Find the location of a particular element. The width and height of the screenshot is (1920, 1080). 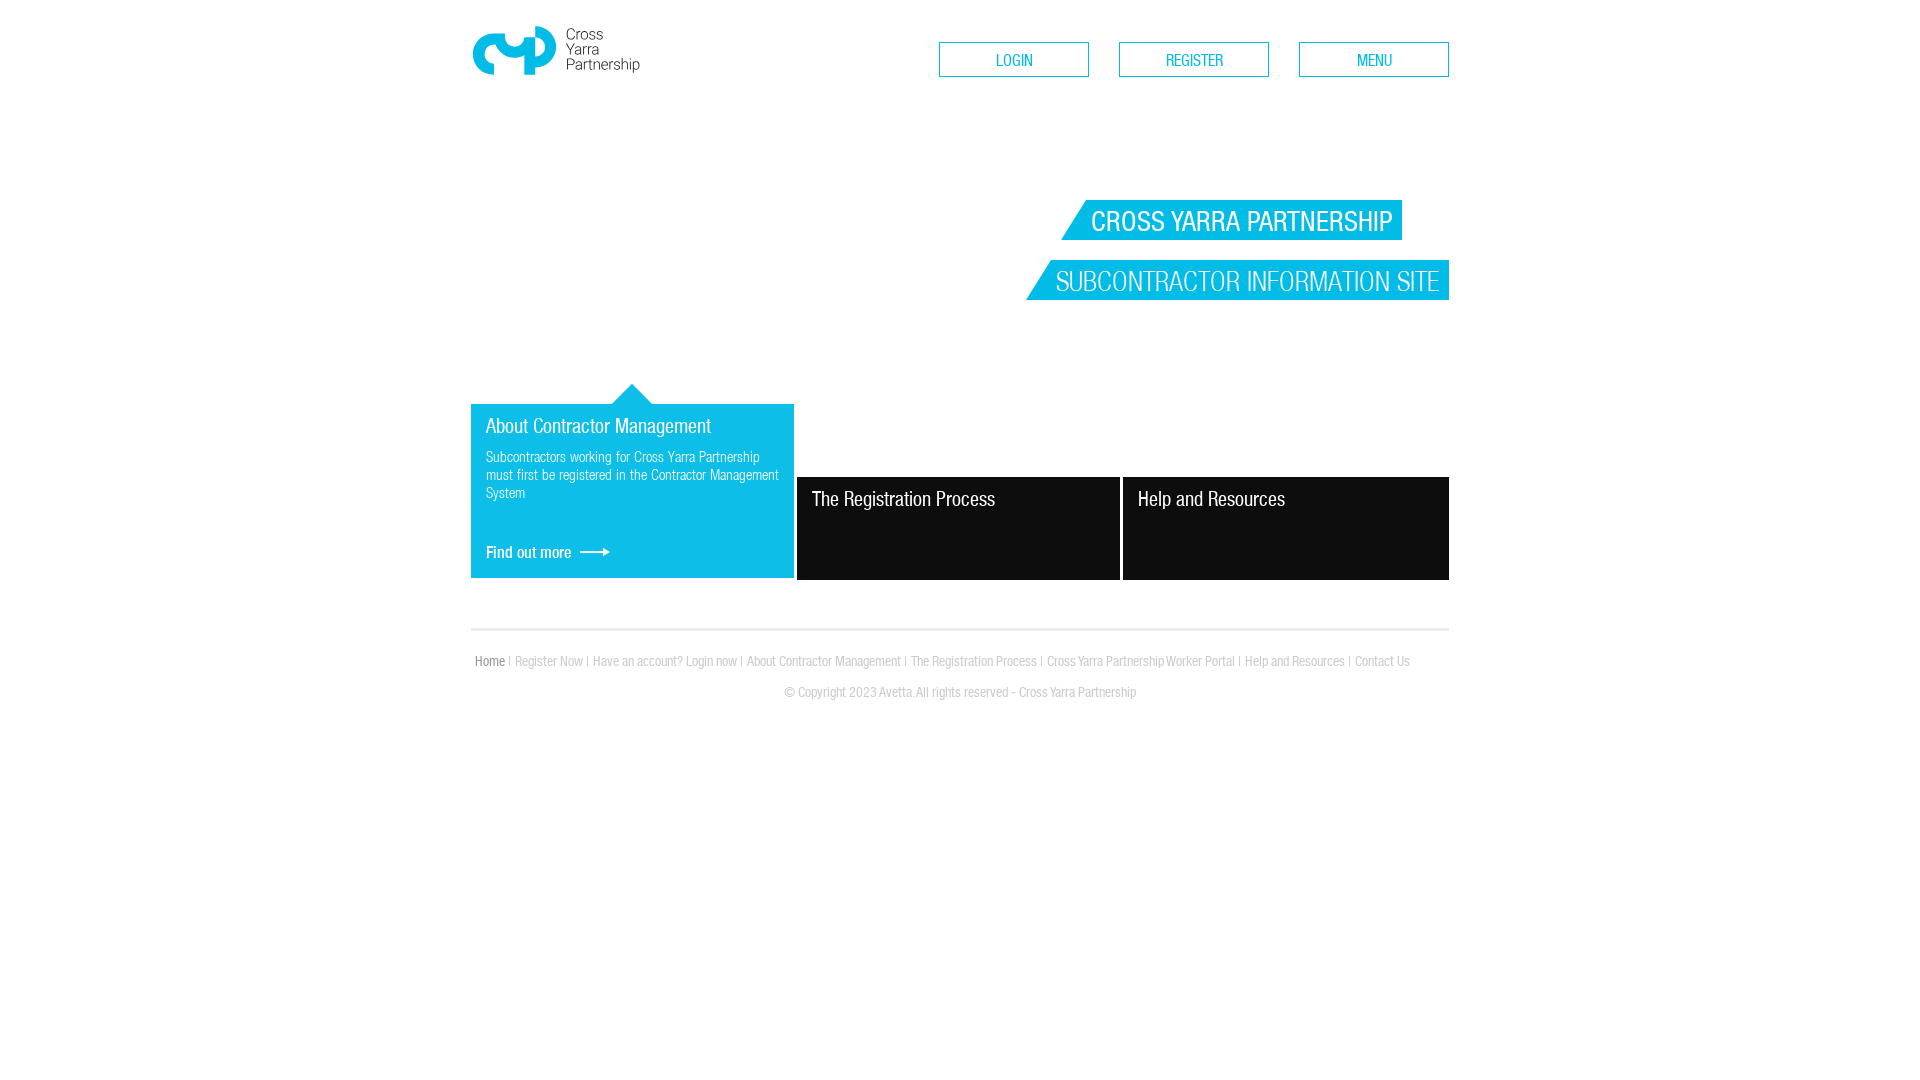

'MENU' is located at coordinates (1299, 58).